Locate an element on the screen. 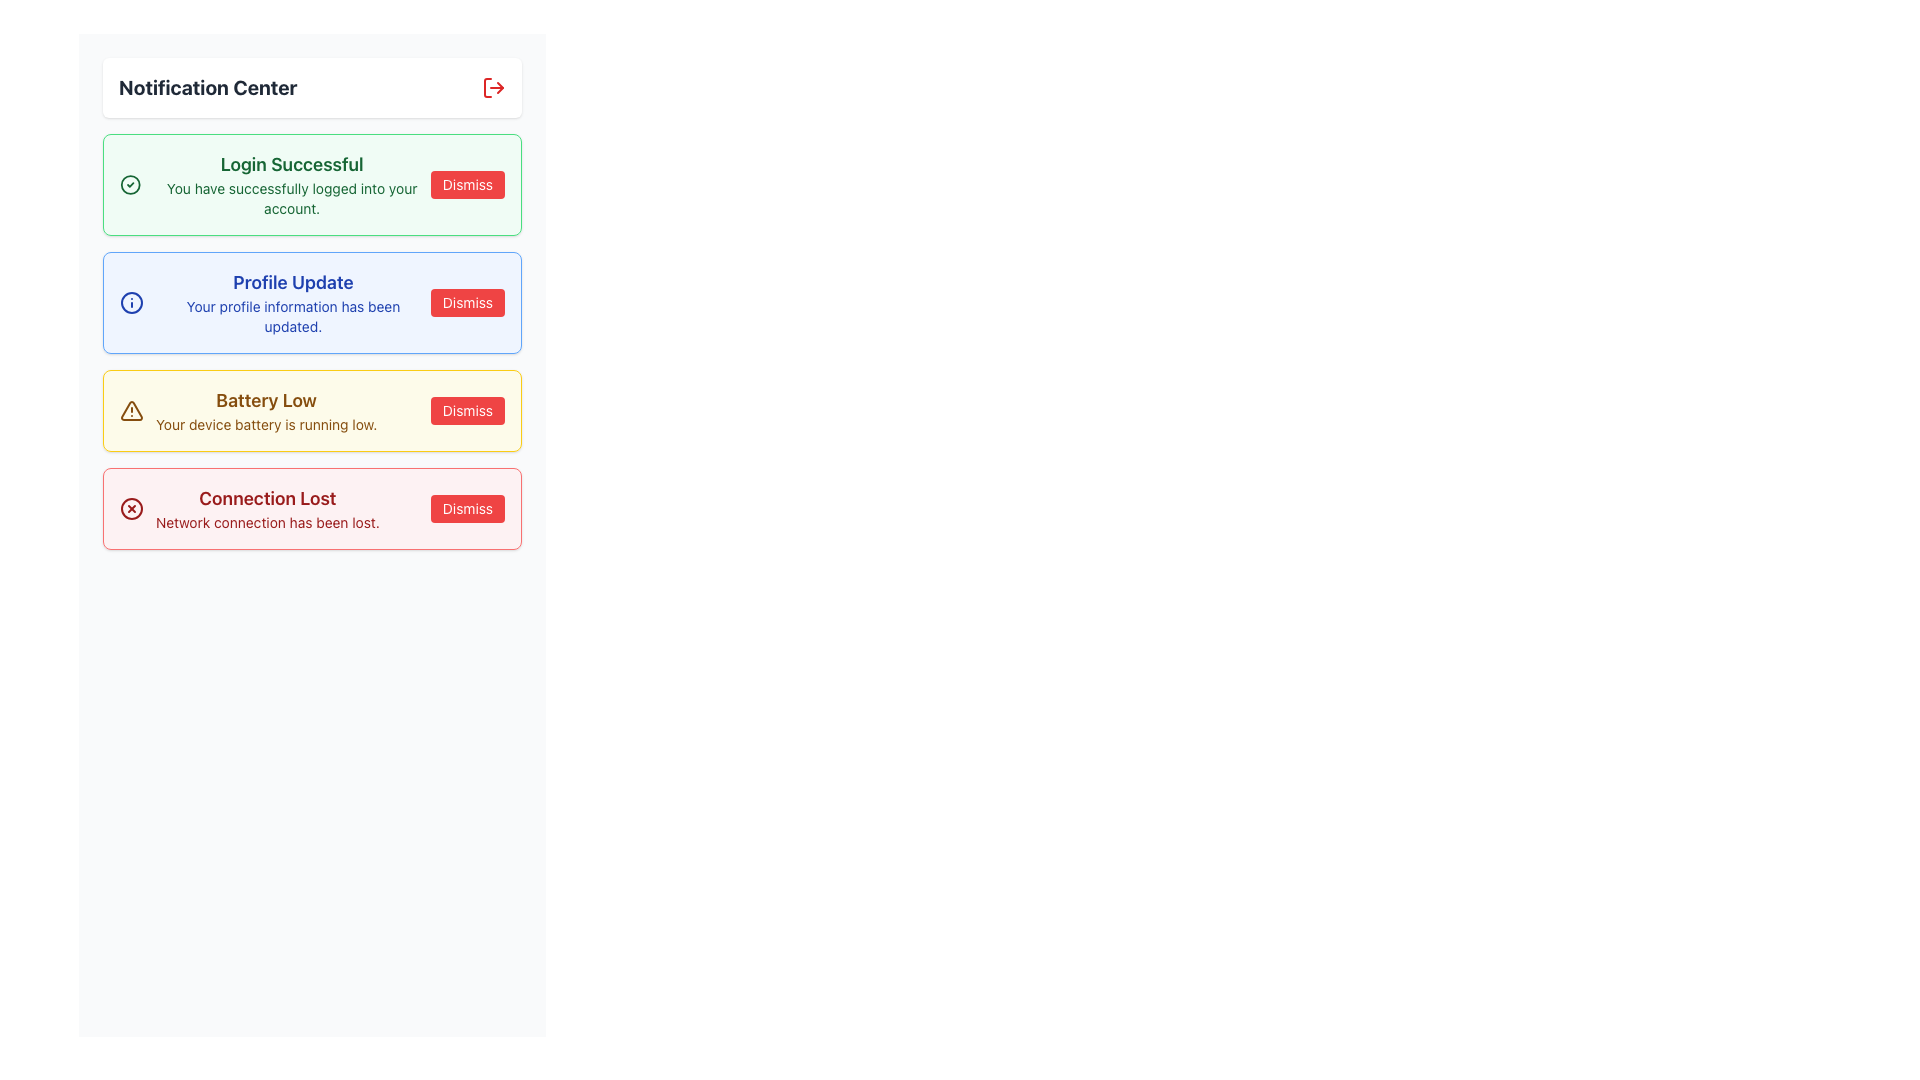 Image resolution: width=1920 pixels, height=1080 pixels. the circular SVG icon with a blue outline and white fill, located in the middle of the 'Profile Update' notification section, which is the second card in the list of notifications is located at coordinates (131, 303).